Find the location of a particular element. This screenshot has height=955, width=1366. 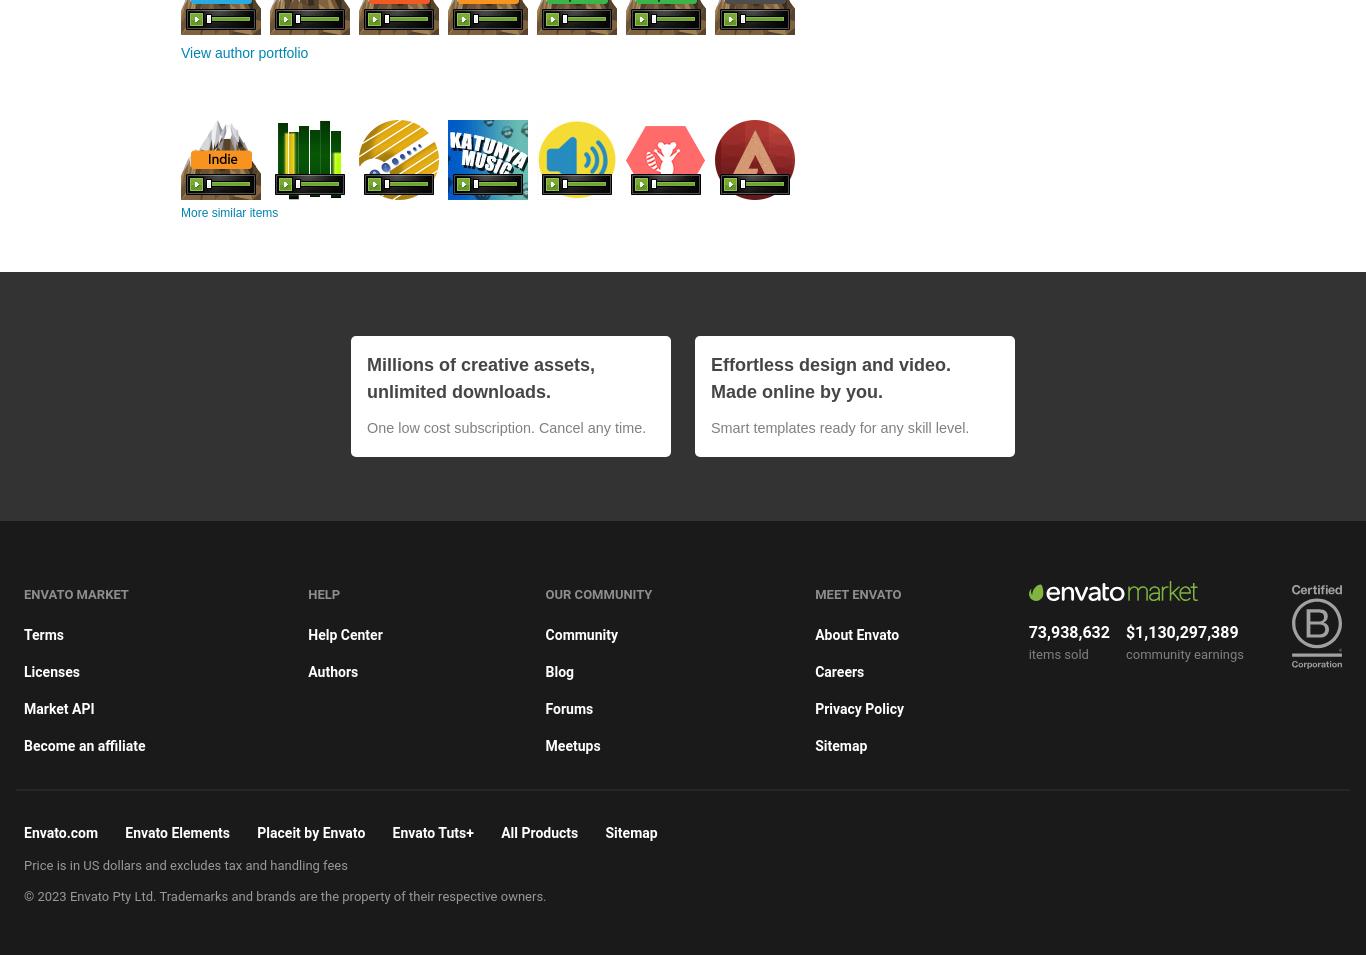

'Authors' is located at coordinates (308, 669).